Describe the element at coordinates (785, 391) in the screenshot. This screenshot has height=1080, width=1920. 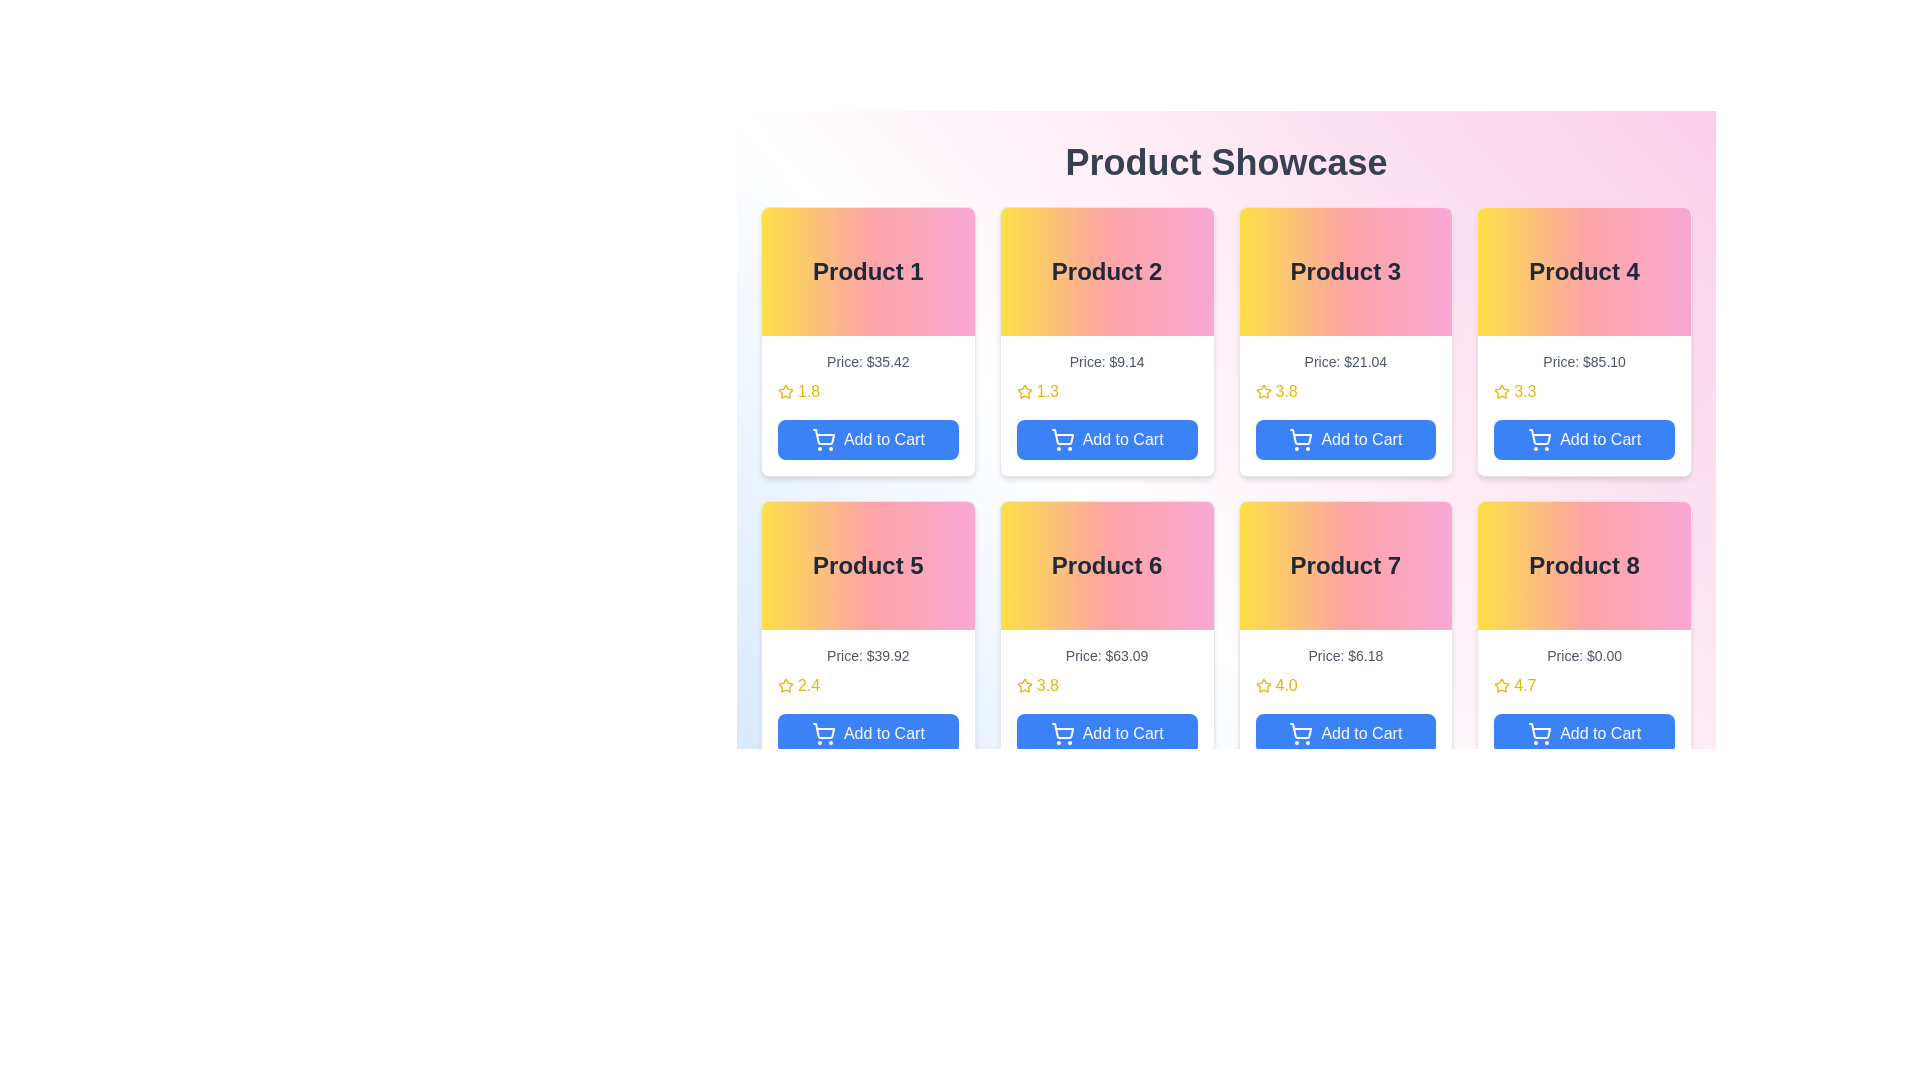
I see `the rating represented by the star icon associated with the rating of '1.8' in the first product card located in the top-left corner of the interface` at that location.